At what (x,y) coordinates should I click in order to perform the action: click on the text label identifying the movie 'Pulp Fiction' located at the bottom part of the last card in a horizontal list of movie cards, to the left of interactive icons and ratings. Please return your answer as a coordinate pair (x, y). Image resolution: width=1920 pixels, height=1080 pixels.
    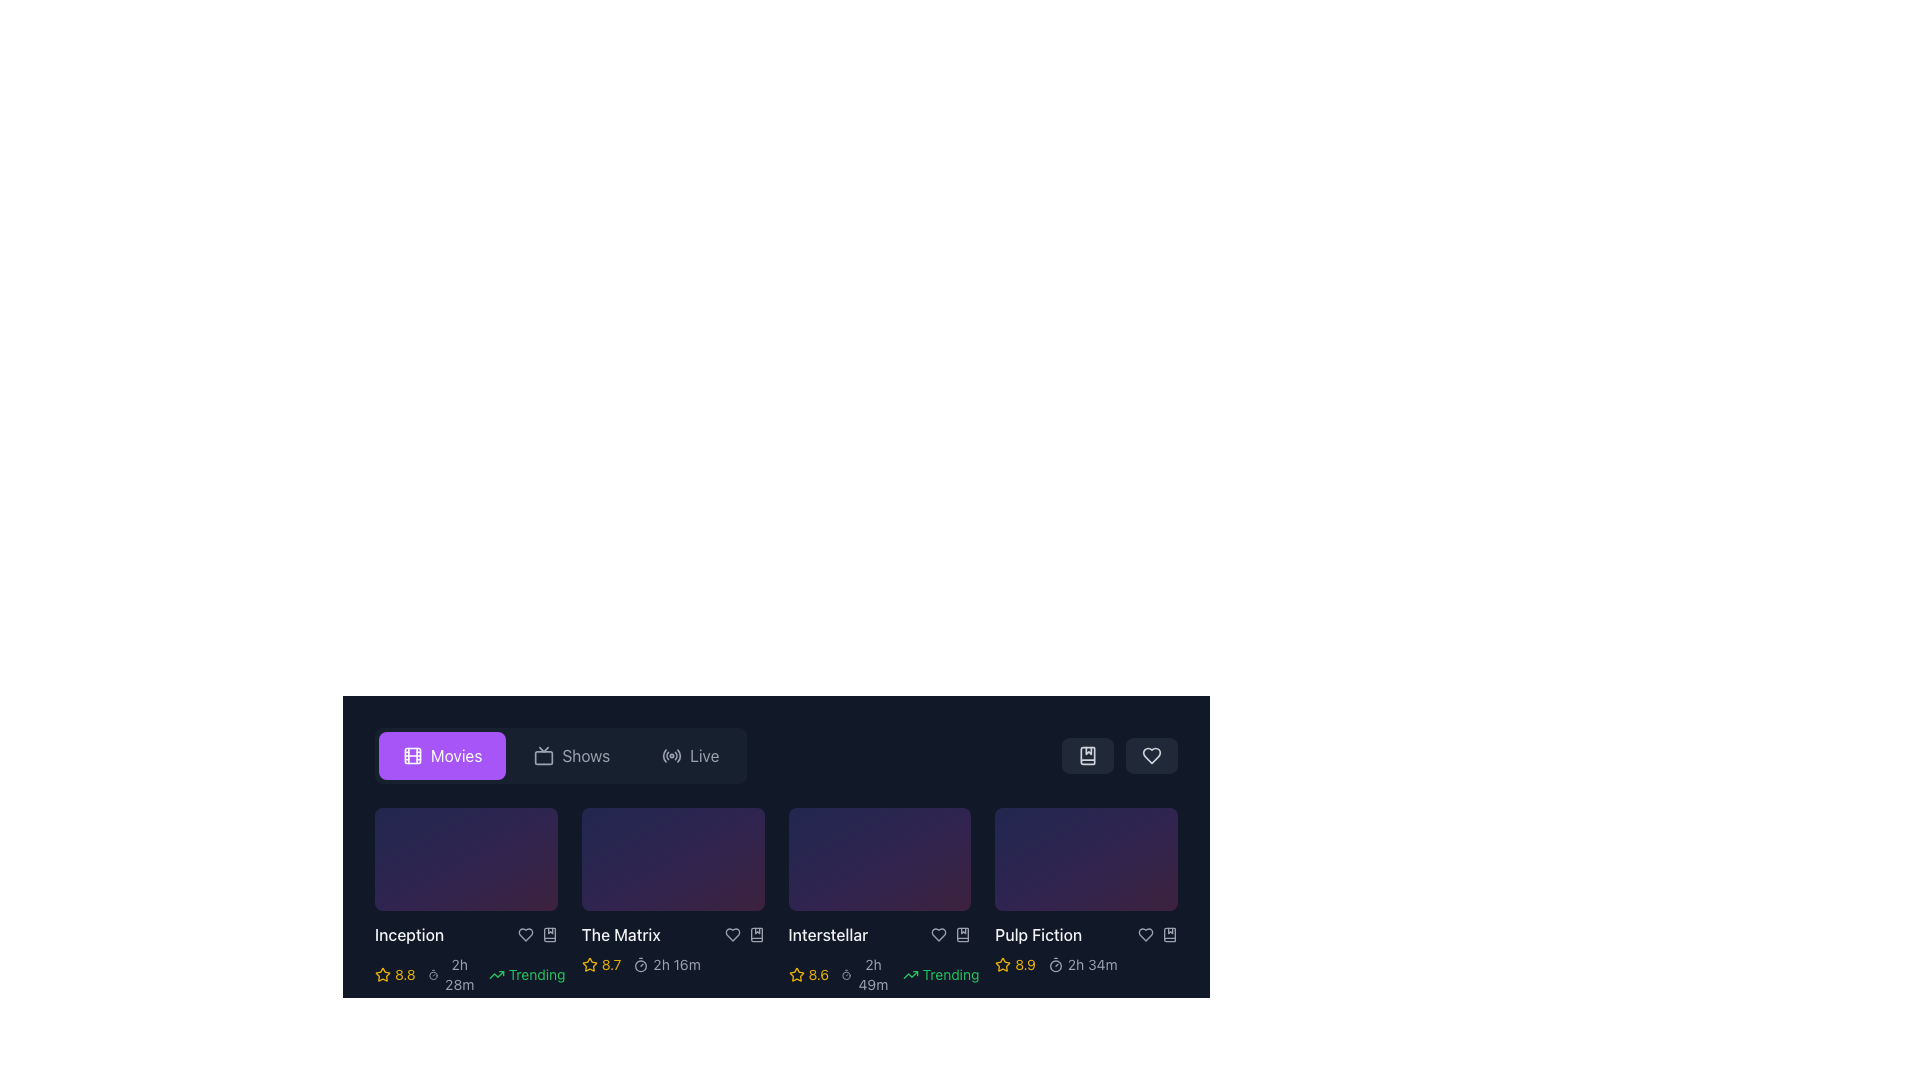
    Looking at the image, I should click on (1038, 934).